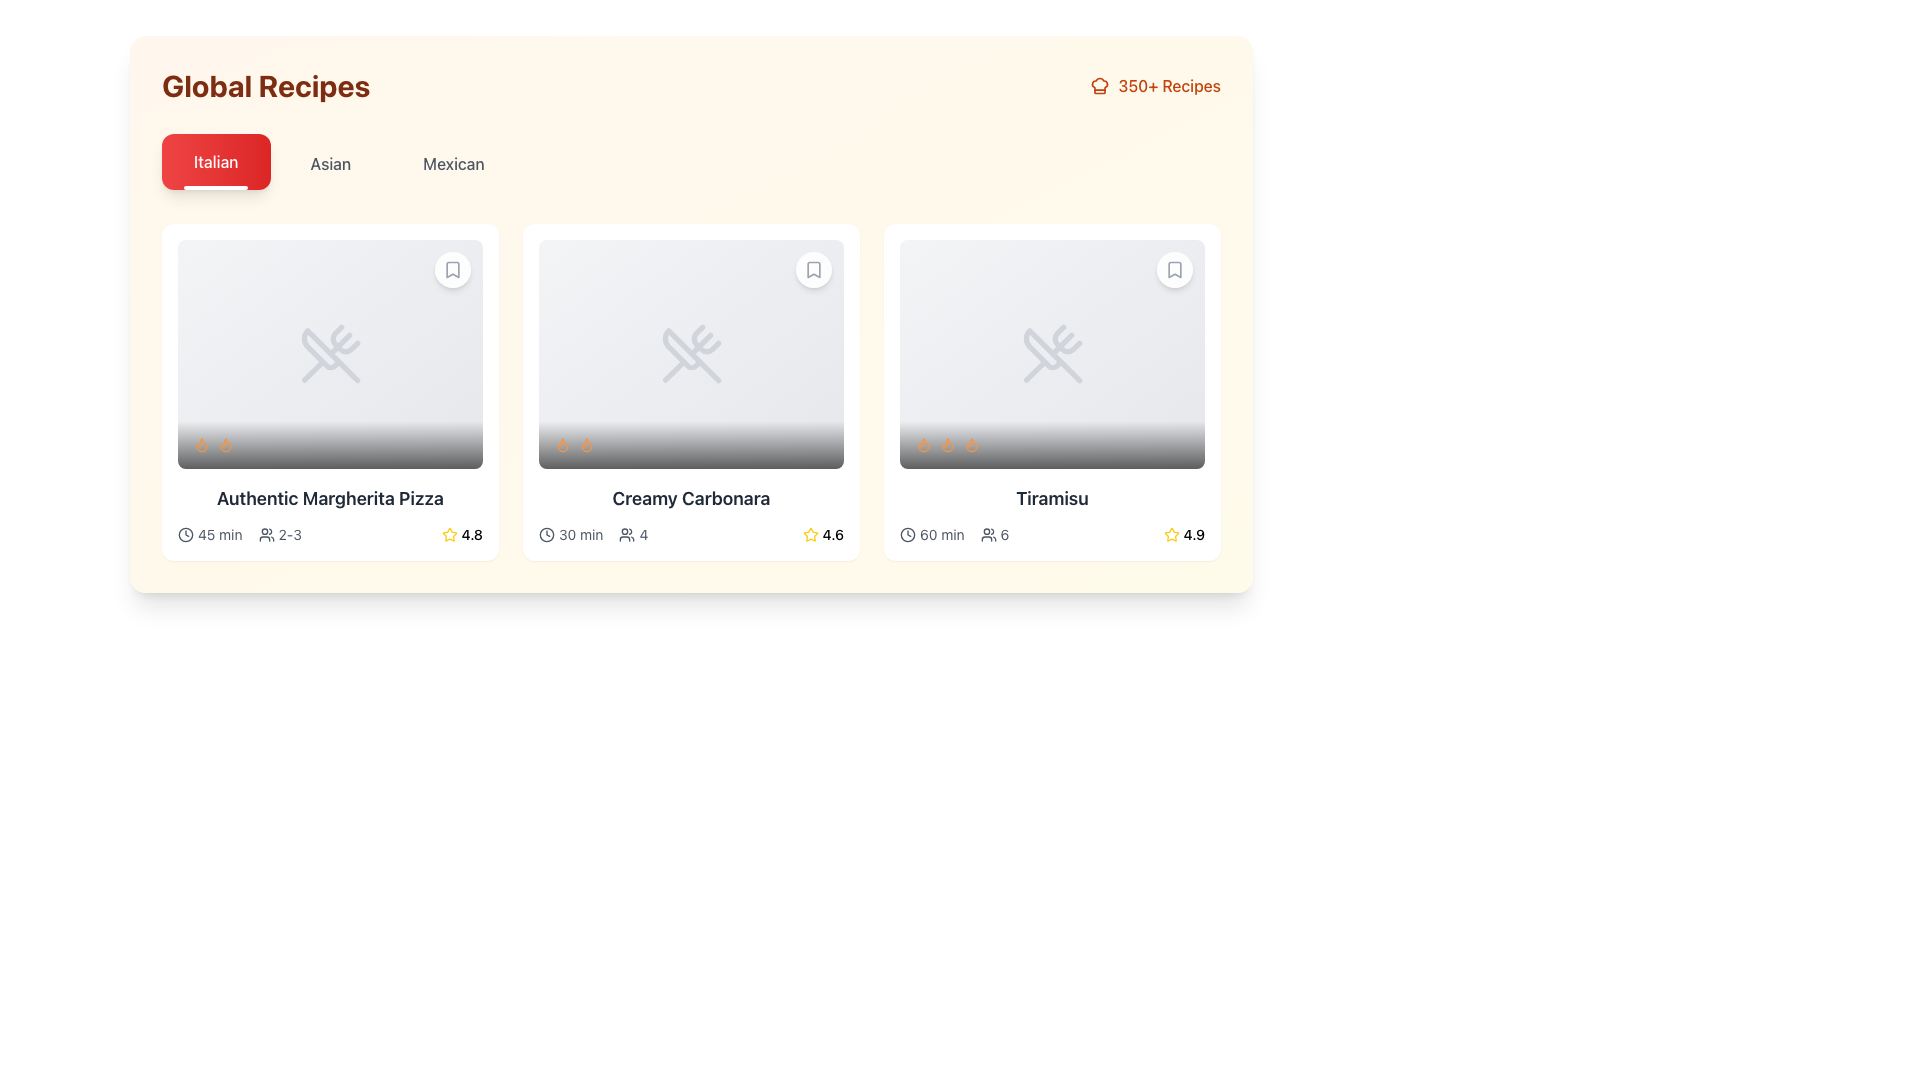 Image resolution: width=1920 pixels, height=1080 pixels. I want to click on the Decorator Bar located at the bottom of the third recipe card, directly under the 'Tiramisu' card title, which features a gradient overlay effect, so click(1051, 443).